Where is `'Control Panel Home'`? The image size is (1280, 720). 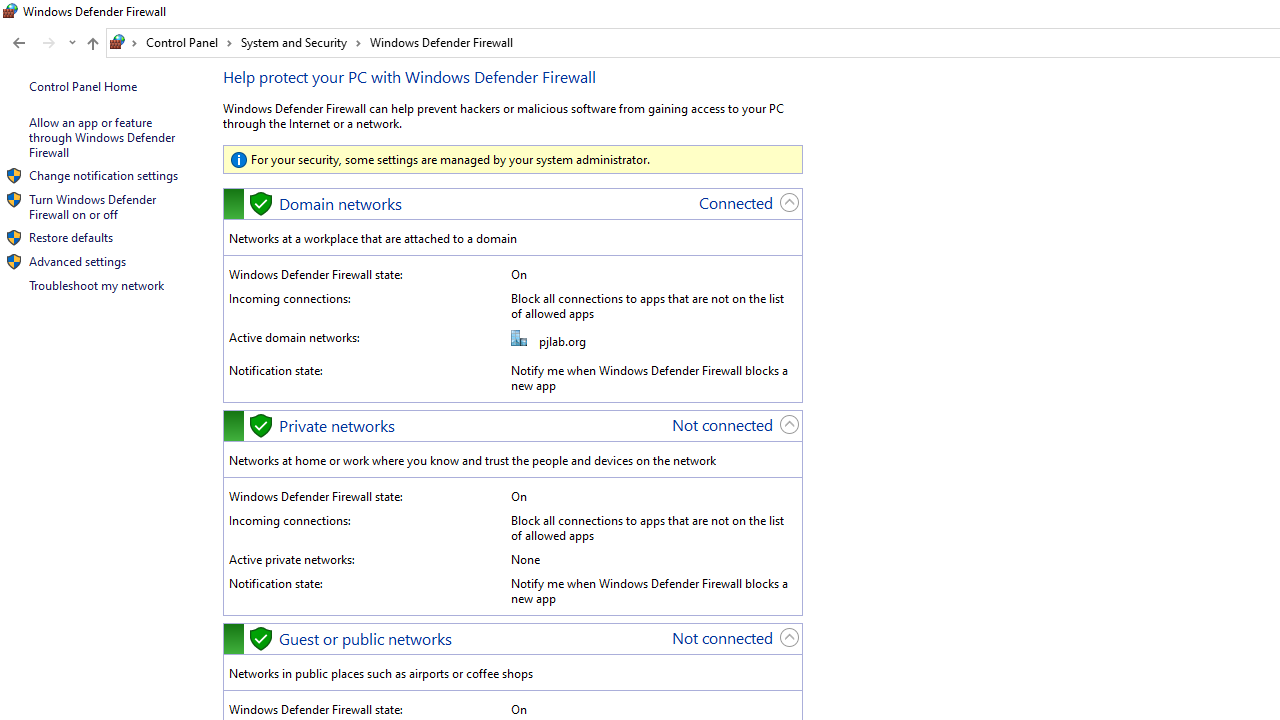
'Control Panel Home' is located at coordinates (82, 85).